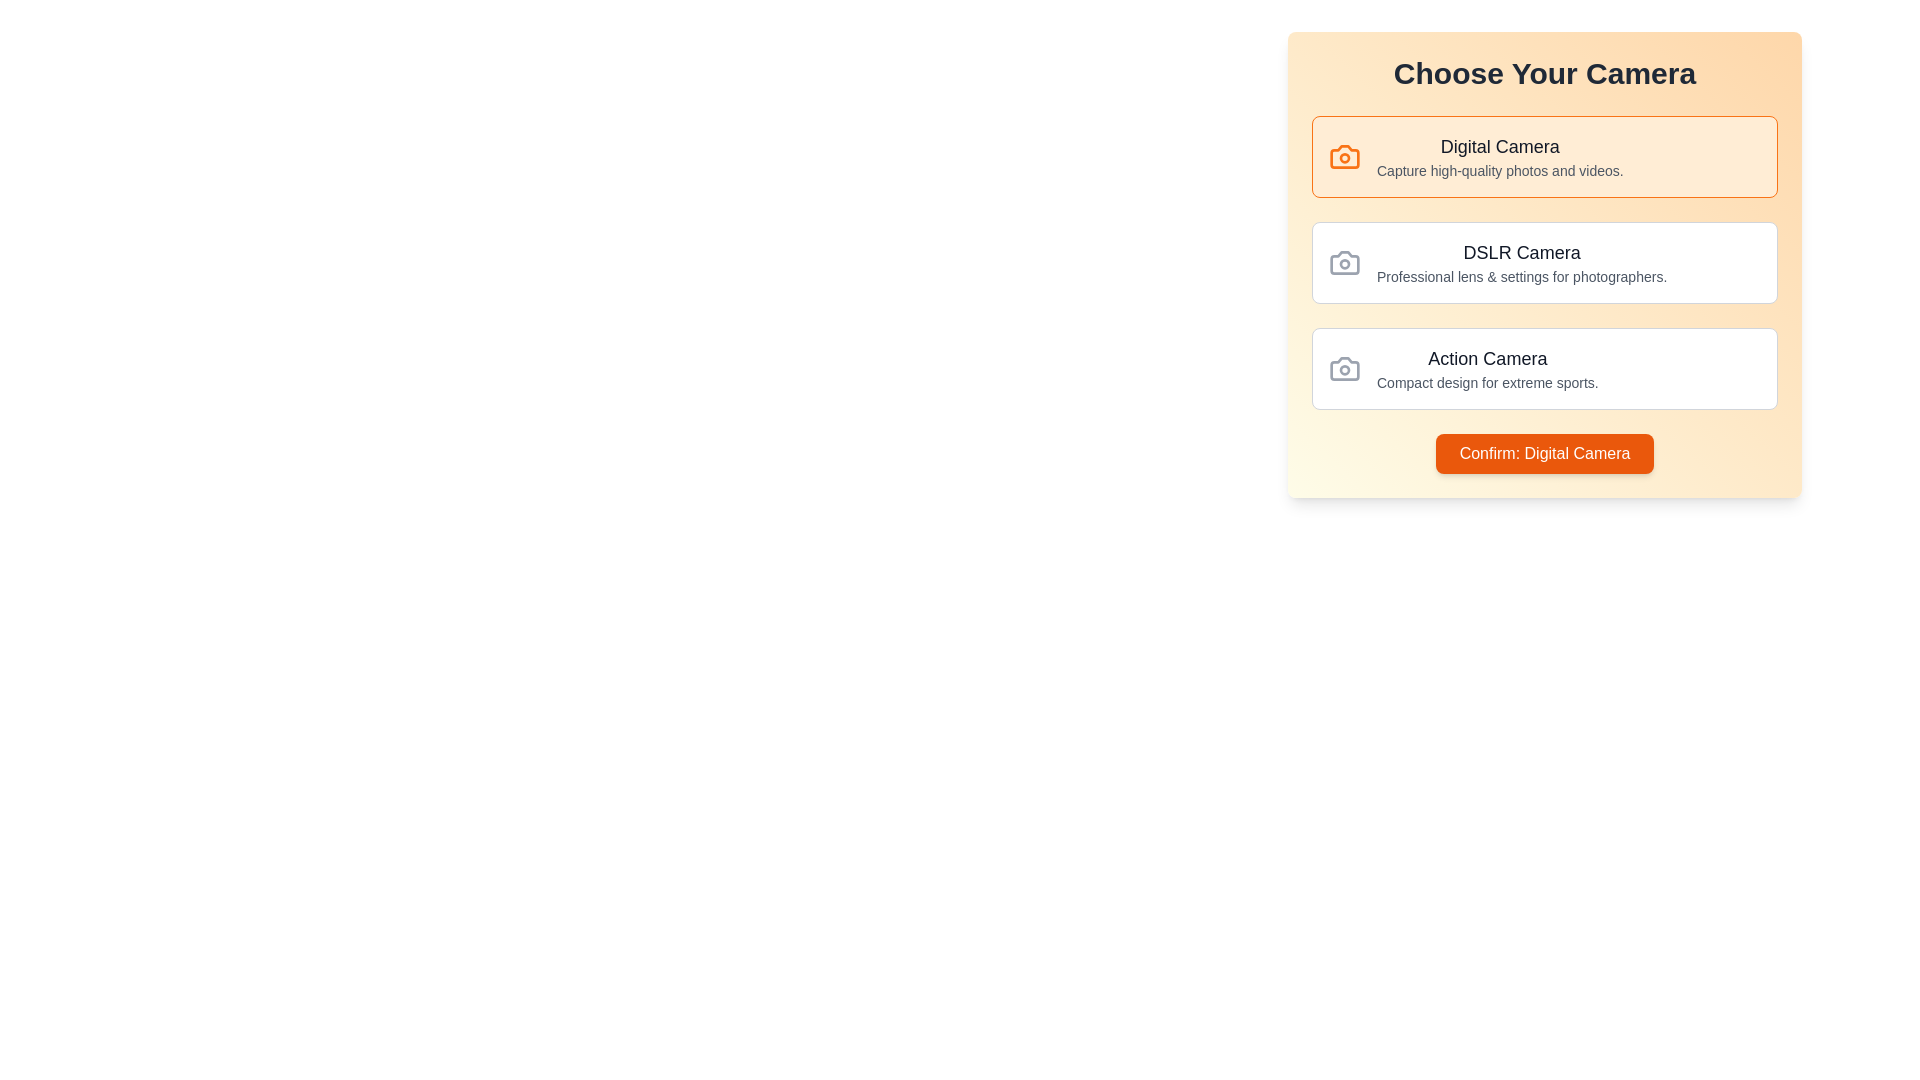 Image resolution: width=1920 pixels, height=1080 pixels. Describe the element at coordinates (1487, 369) in the screenshot. I see `the text element that describes the 'Action Camera' option, located in the 'Choose Your Camera' section, between the 'DSLR Camera' card and the 'Confirm: Digital Camera' button` at that location.